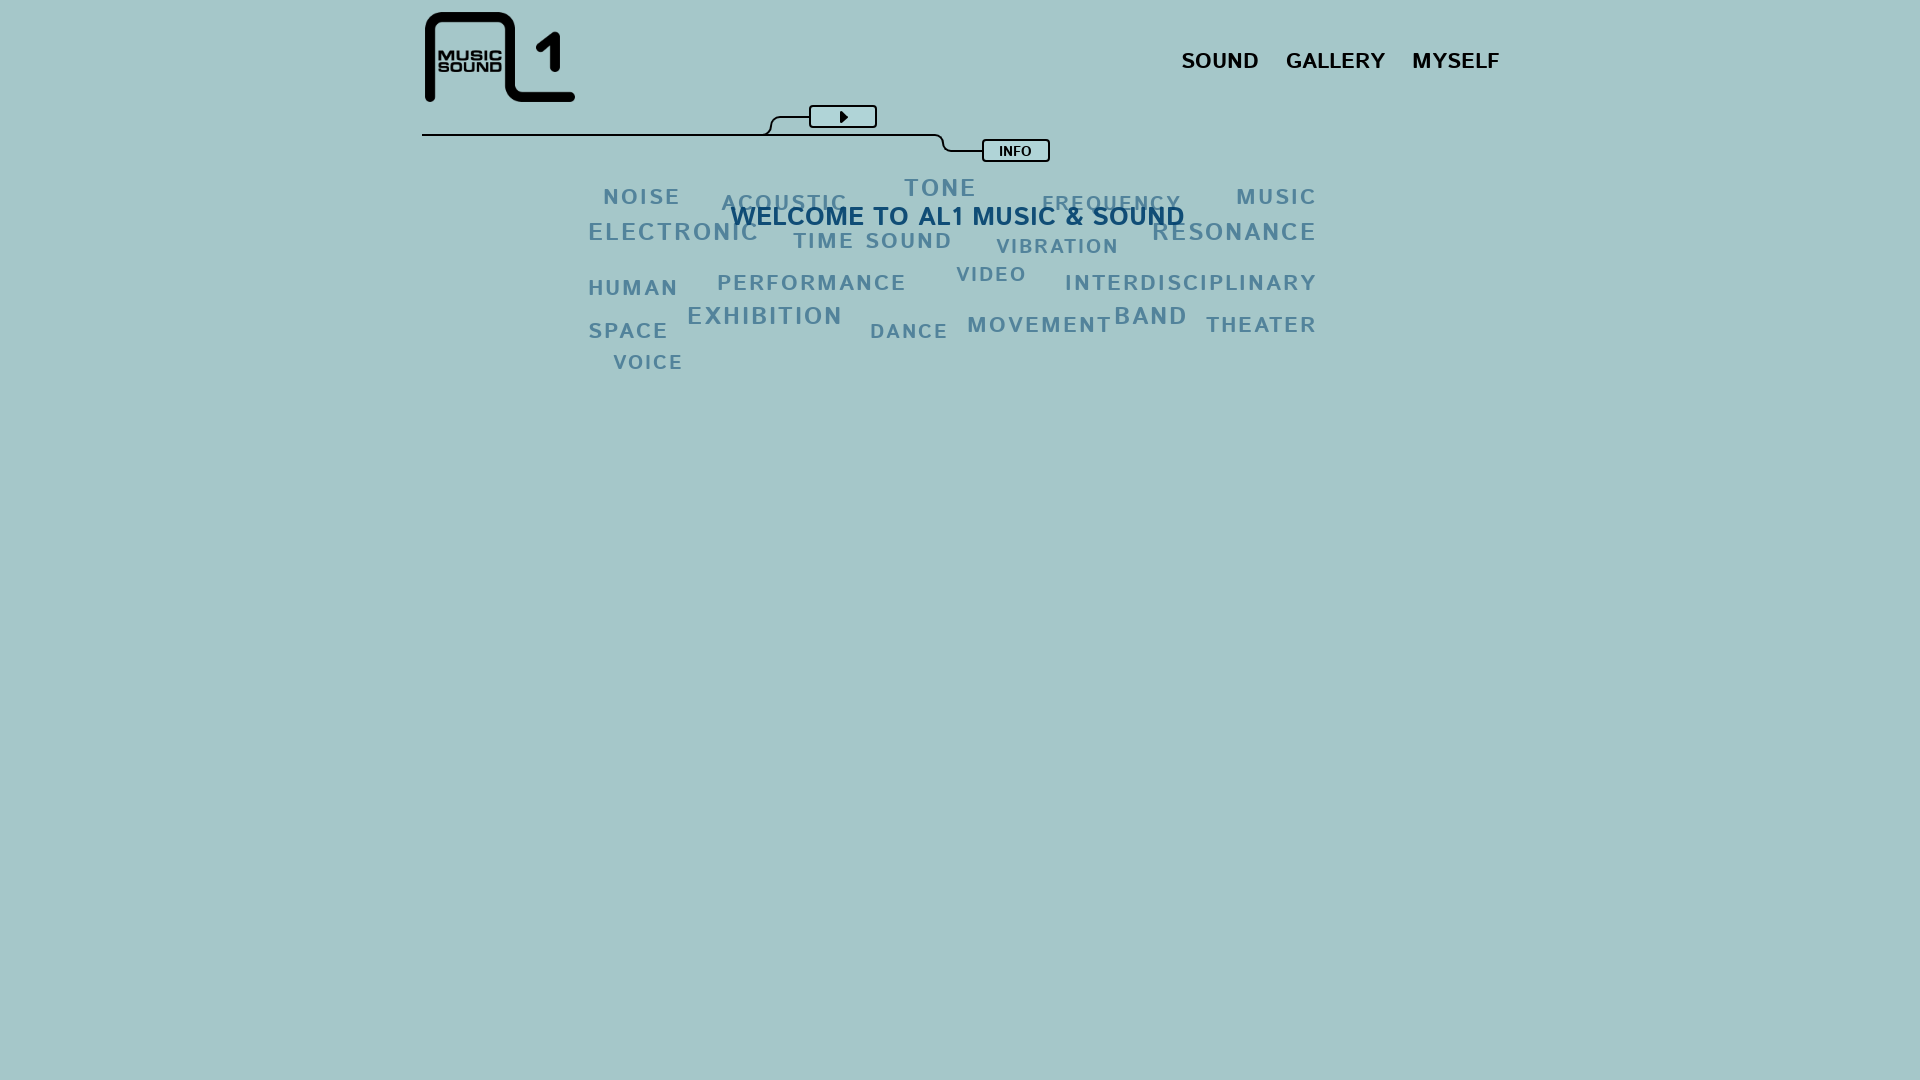 Image resolution: width=1920 pixels, height=1080 pixels. Describe the element at coordinates (1218, 60) in the screenshot. I see `'SOUND'` at that location.